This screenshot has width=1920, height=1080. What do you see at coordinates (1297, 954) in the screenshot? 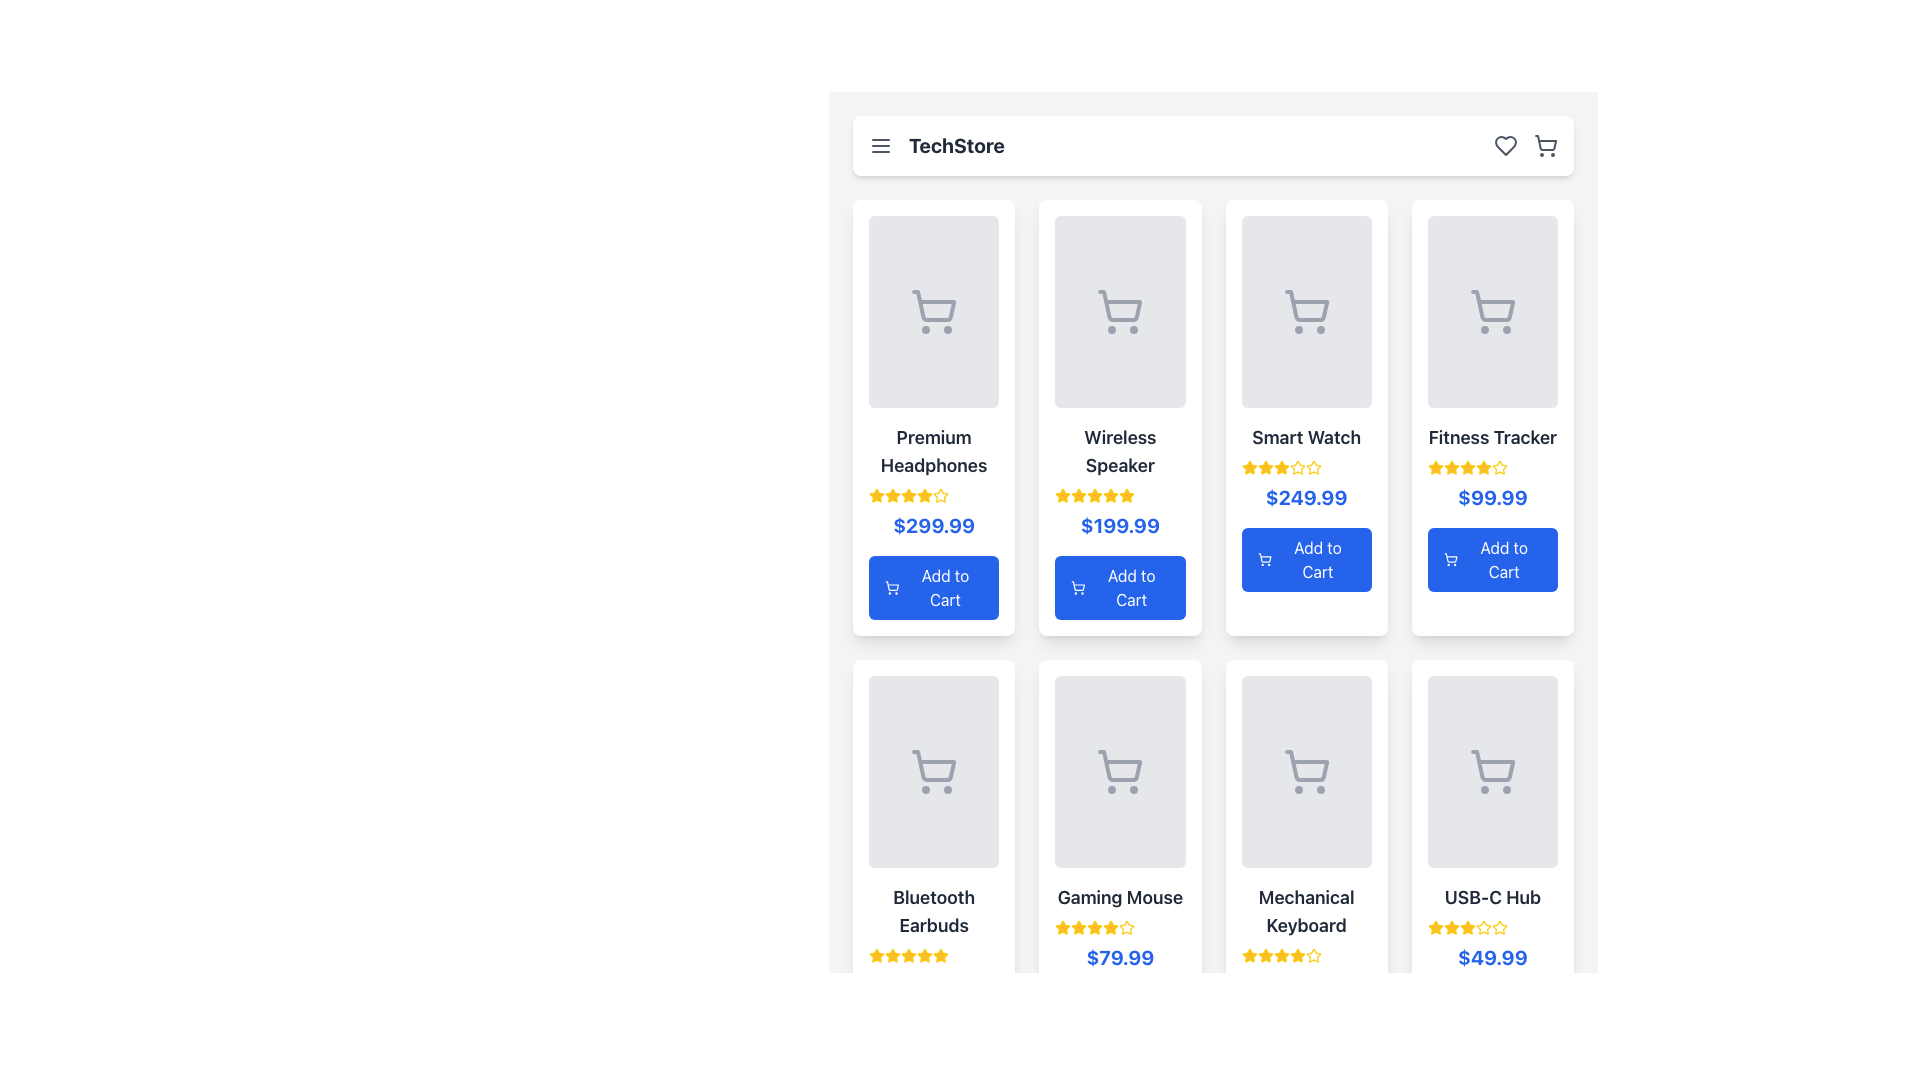
I see `the third Rating Star Icon in the product card for 'Mechanical Keyboard', which indicates the product's rating in a 5-star display` at bounding box center [1297, 954].